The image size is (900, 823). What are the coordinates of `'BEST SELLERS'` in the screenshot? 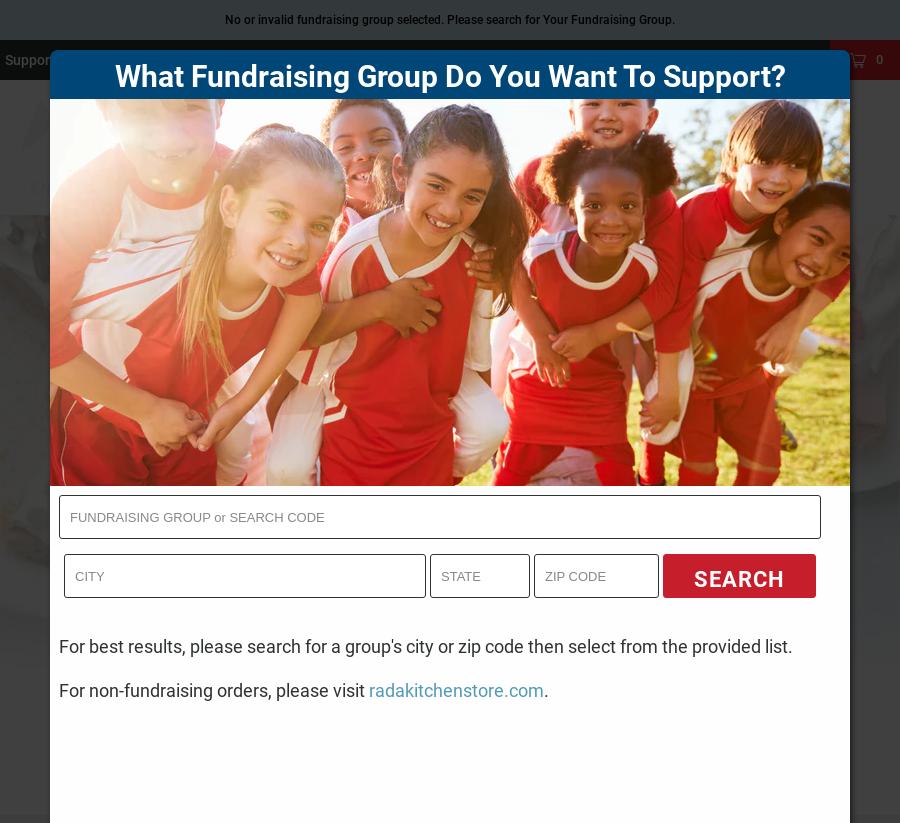 It's located at (615, 188).